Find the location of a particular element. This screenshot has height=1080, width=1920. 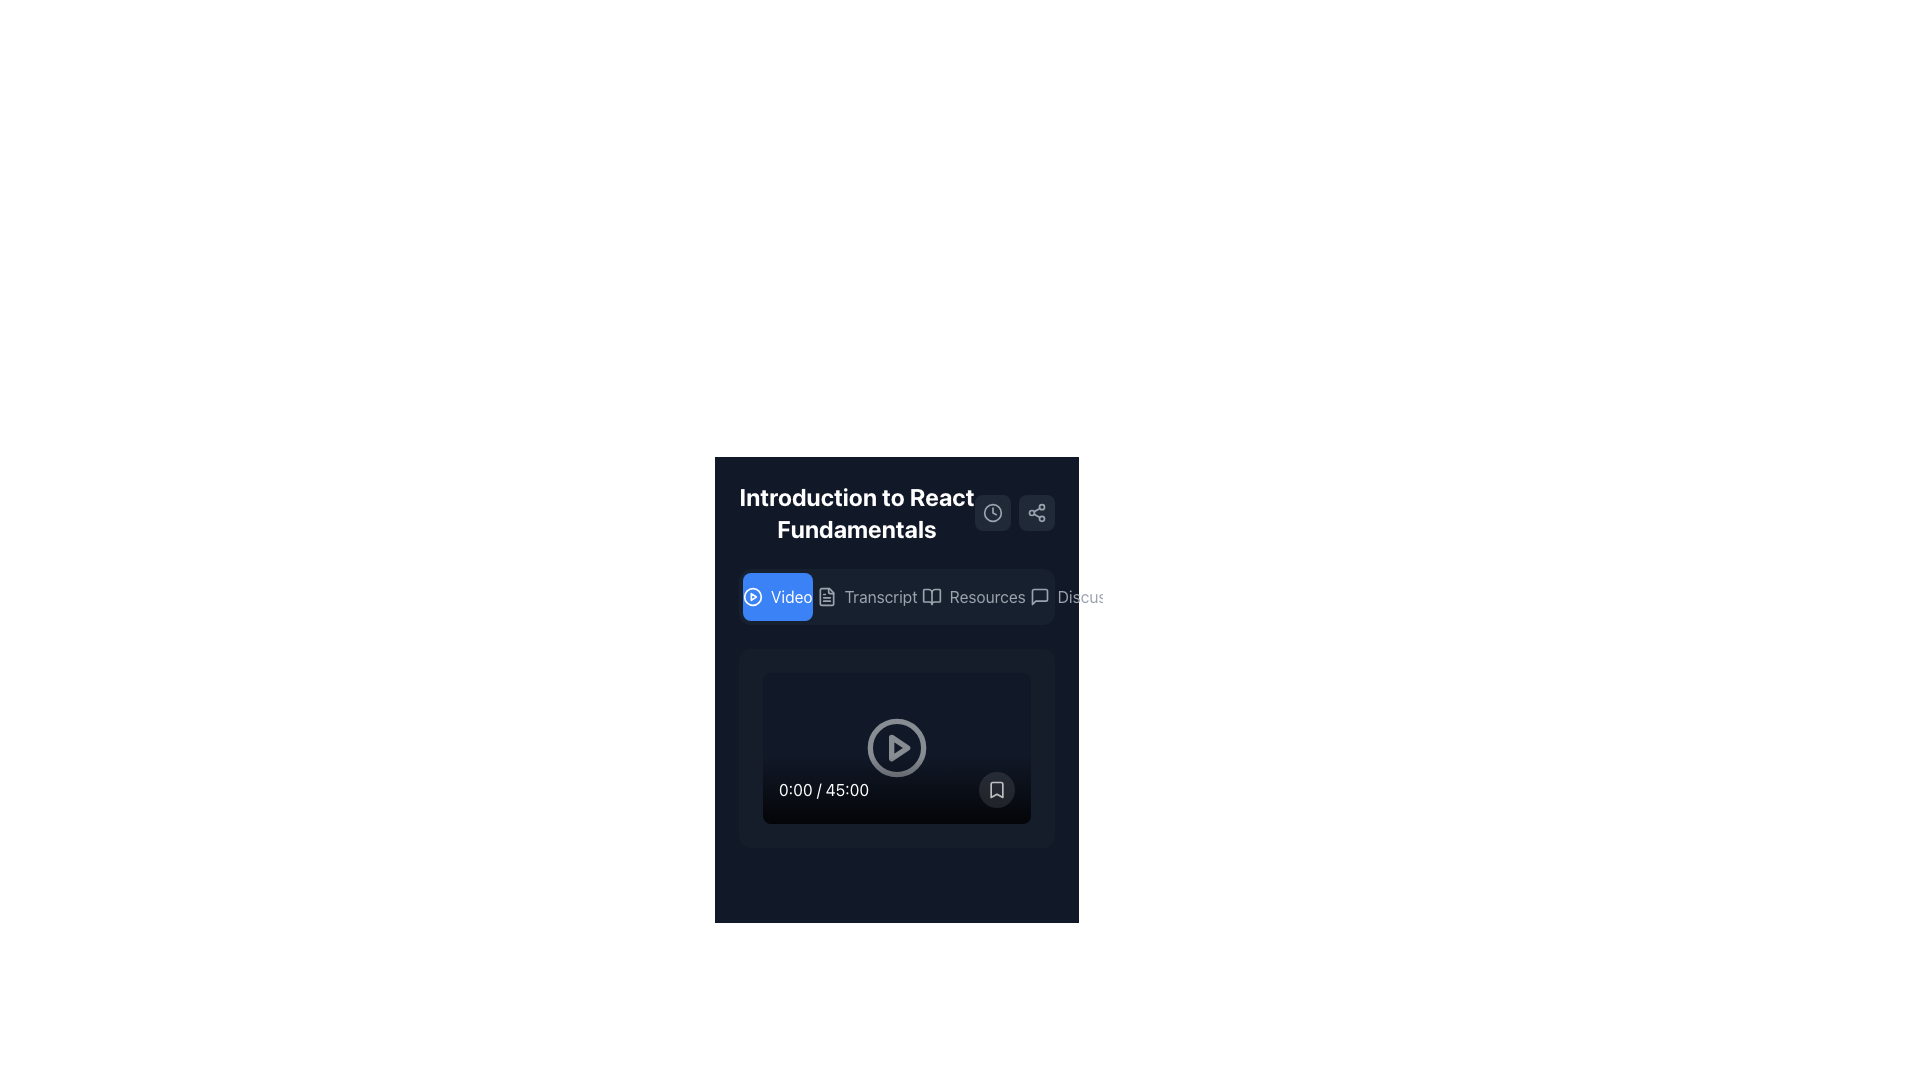

the video player component located under the 'Introduction to React Fundamentals' section is located at coordinates (896, 748).